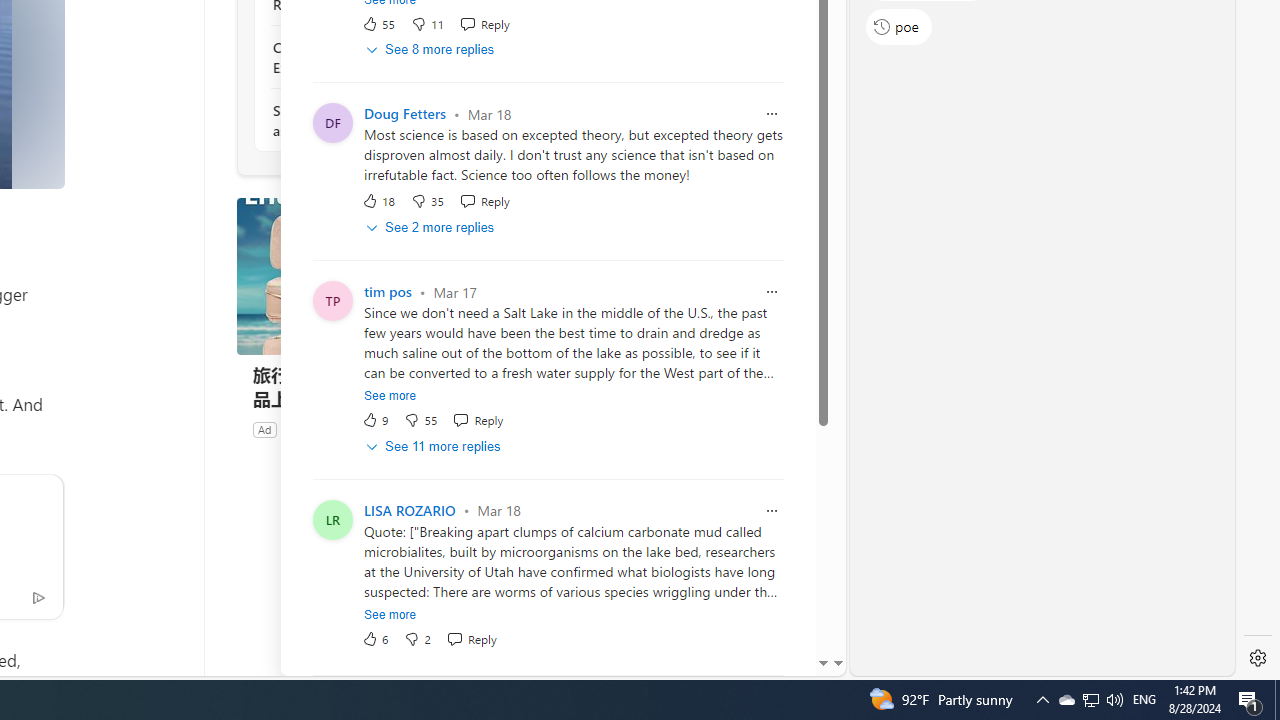  What do you see at coordinates (431, 49) in the screenshot?
I see `'See 8 more replies'` at bounding box center [431, 49].